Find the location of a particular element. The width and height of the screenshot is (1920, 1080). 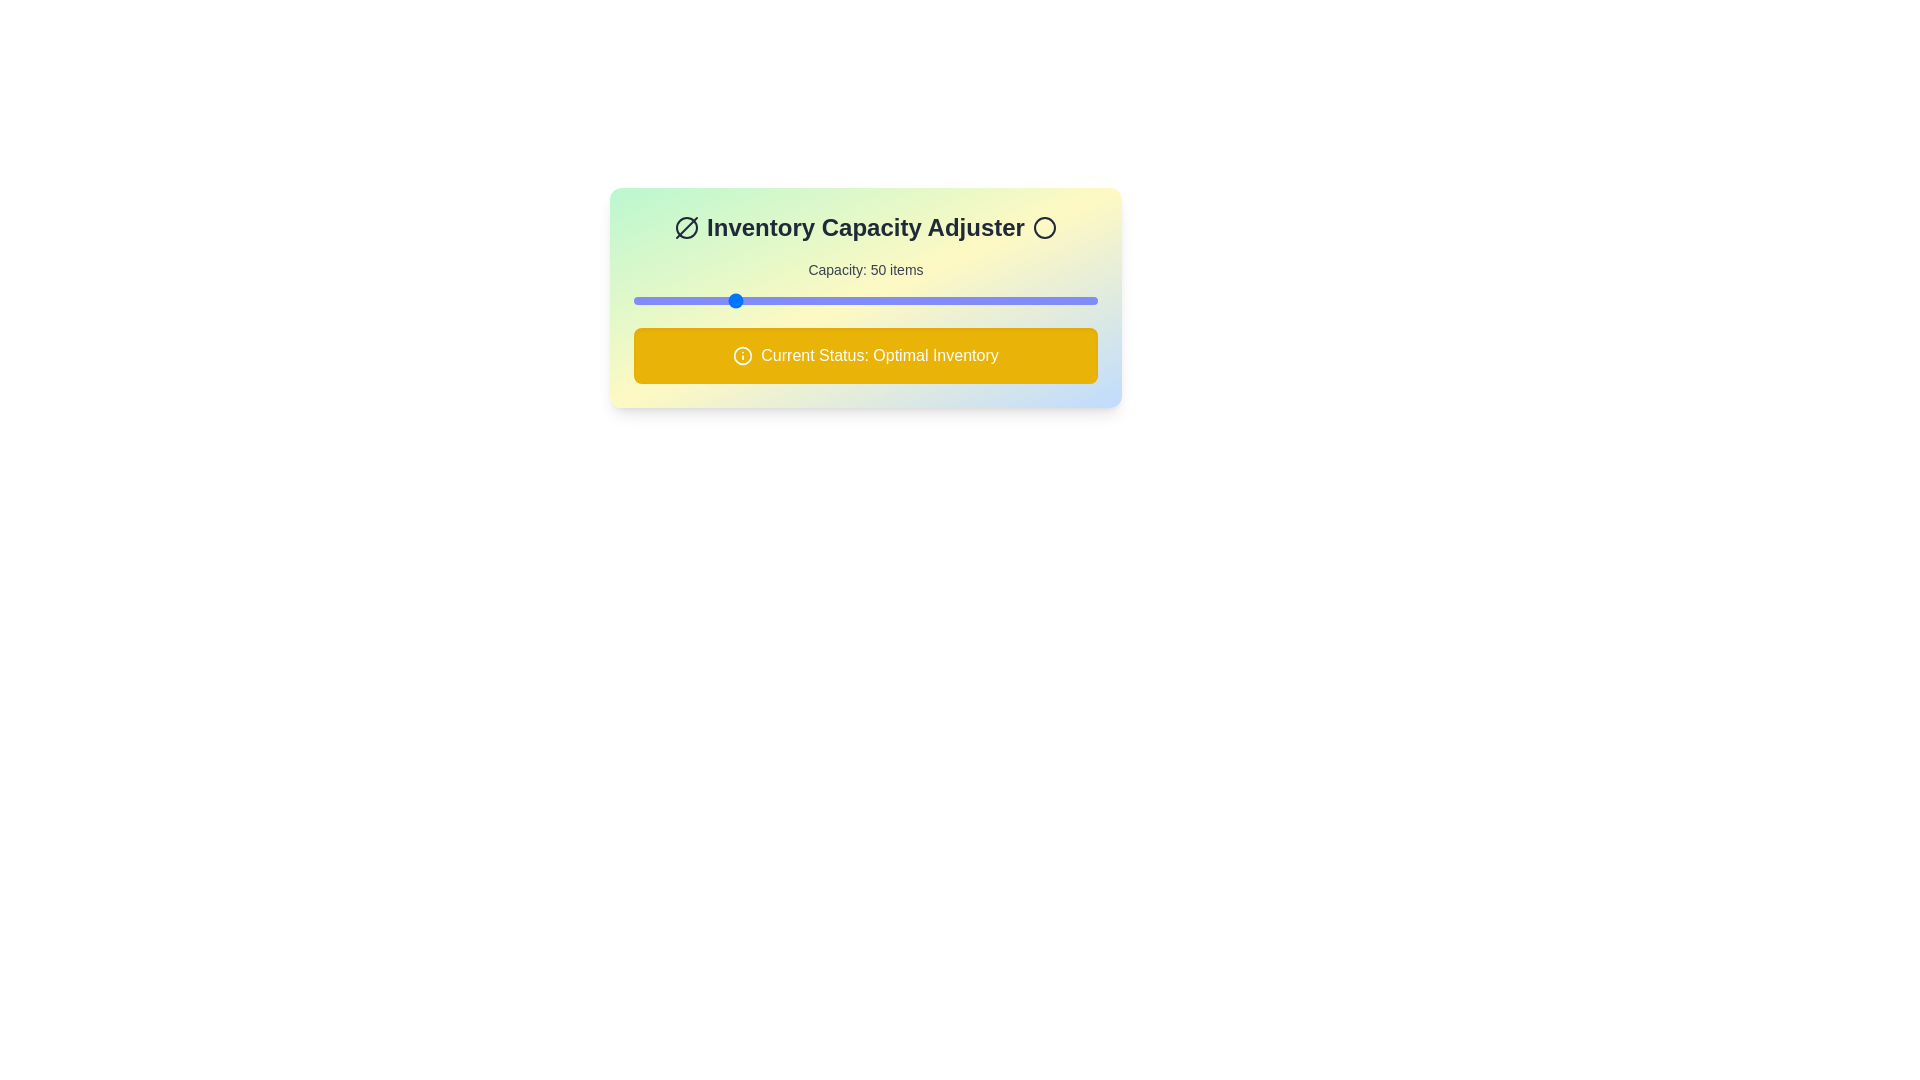

the inventory capacity slider to 183 items is located at coordinates (1055, 300).